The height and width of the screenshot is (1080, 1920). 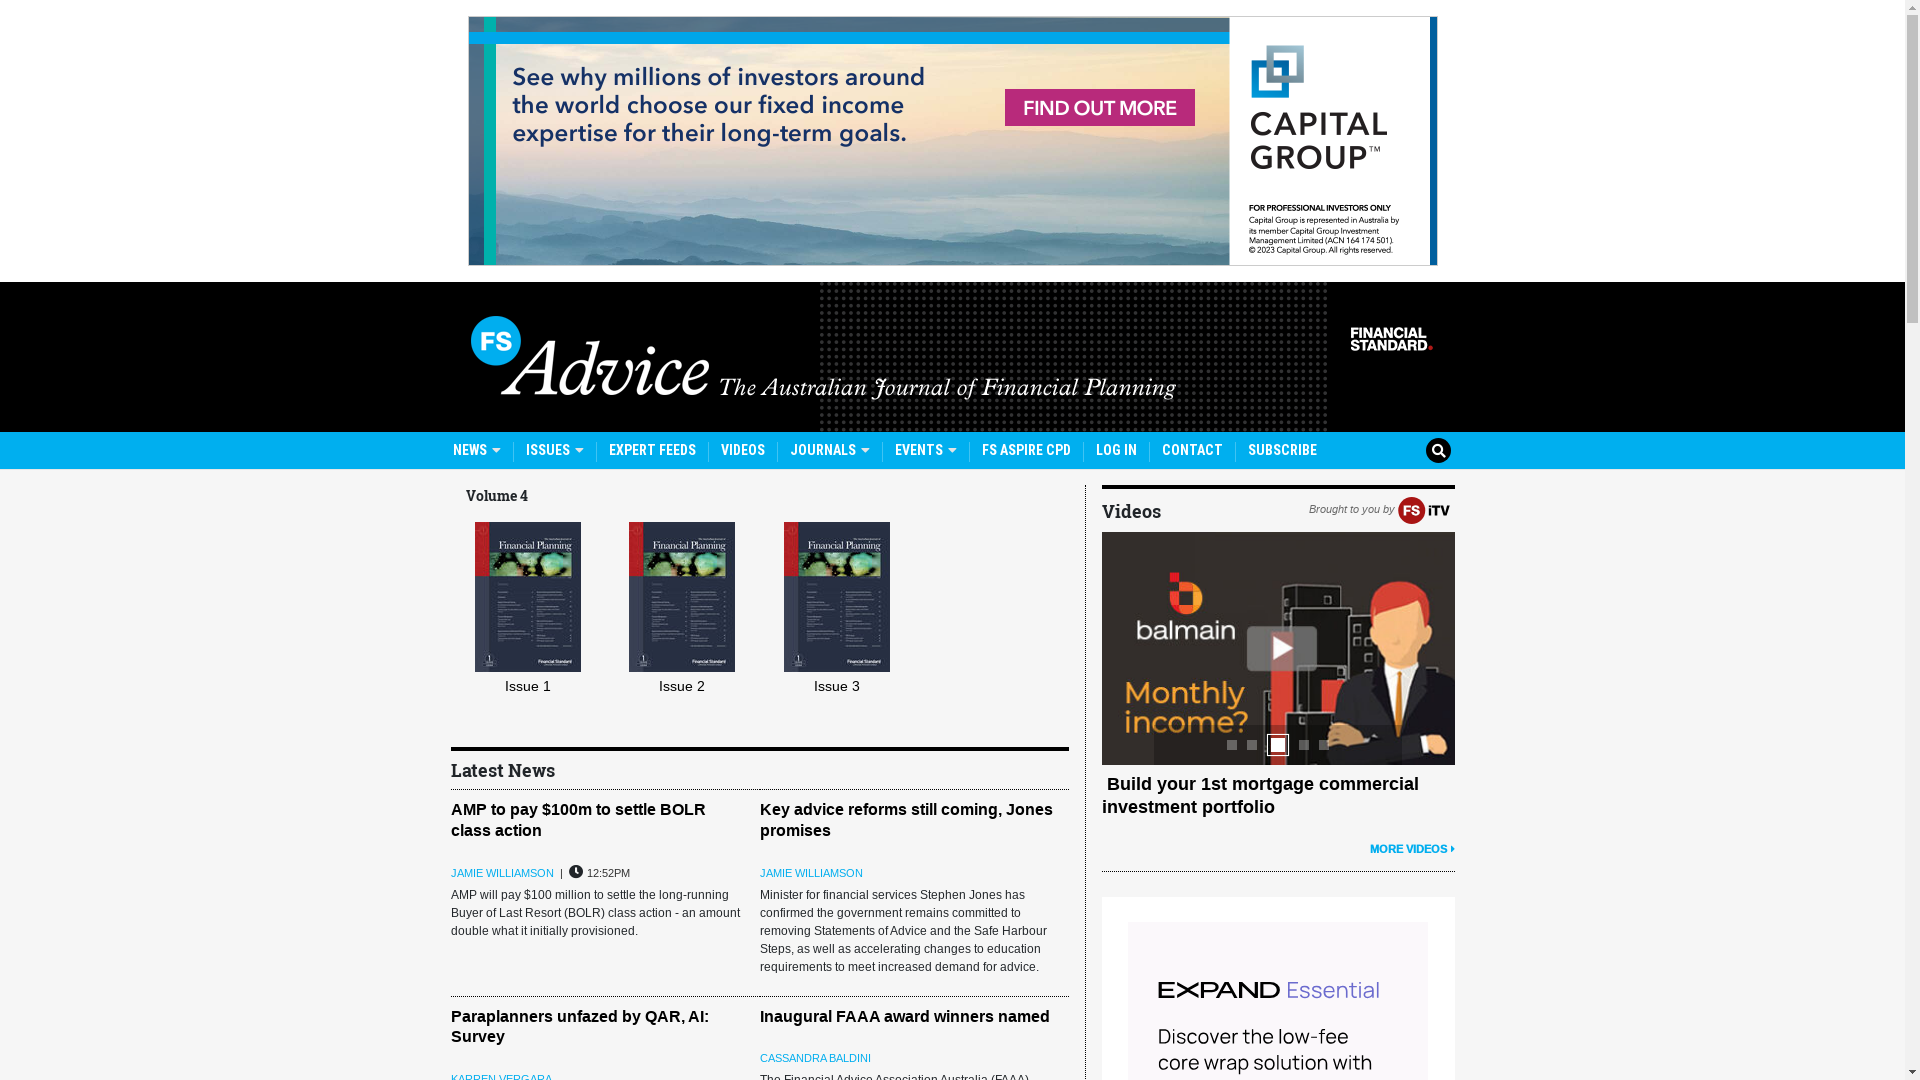 What do you see at coordinates (815, 1056) in the screenshot?
I see `'CASSANDRA BALDINI'` at bounding box center [815, 1056].